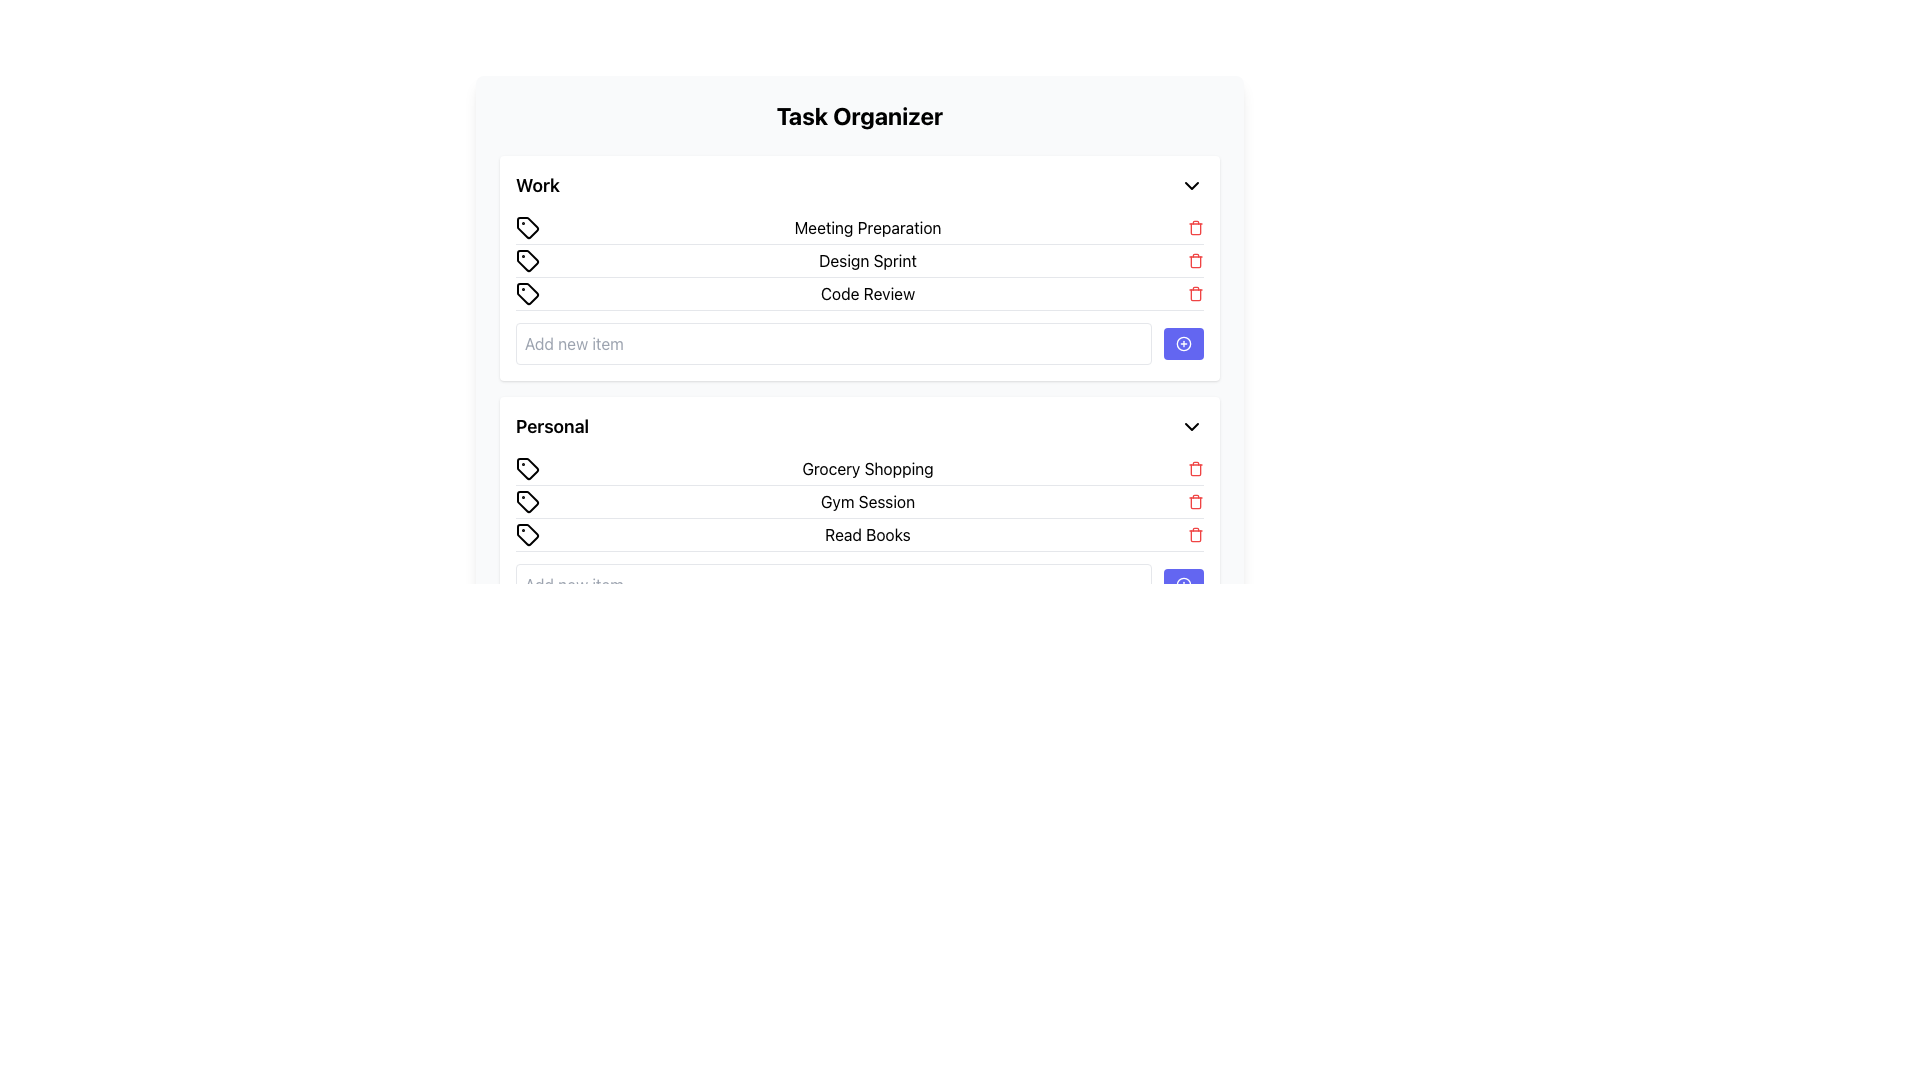 This screenshot has height=1080, width=1920. Describe the element at coordinates (528, 293) in the screenshot. I see `the third tag icon in the 'Work' section of the task organizer list, which is positioned to the left of the text 'Code Review'` at that location.